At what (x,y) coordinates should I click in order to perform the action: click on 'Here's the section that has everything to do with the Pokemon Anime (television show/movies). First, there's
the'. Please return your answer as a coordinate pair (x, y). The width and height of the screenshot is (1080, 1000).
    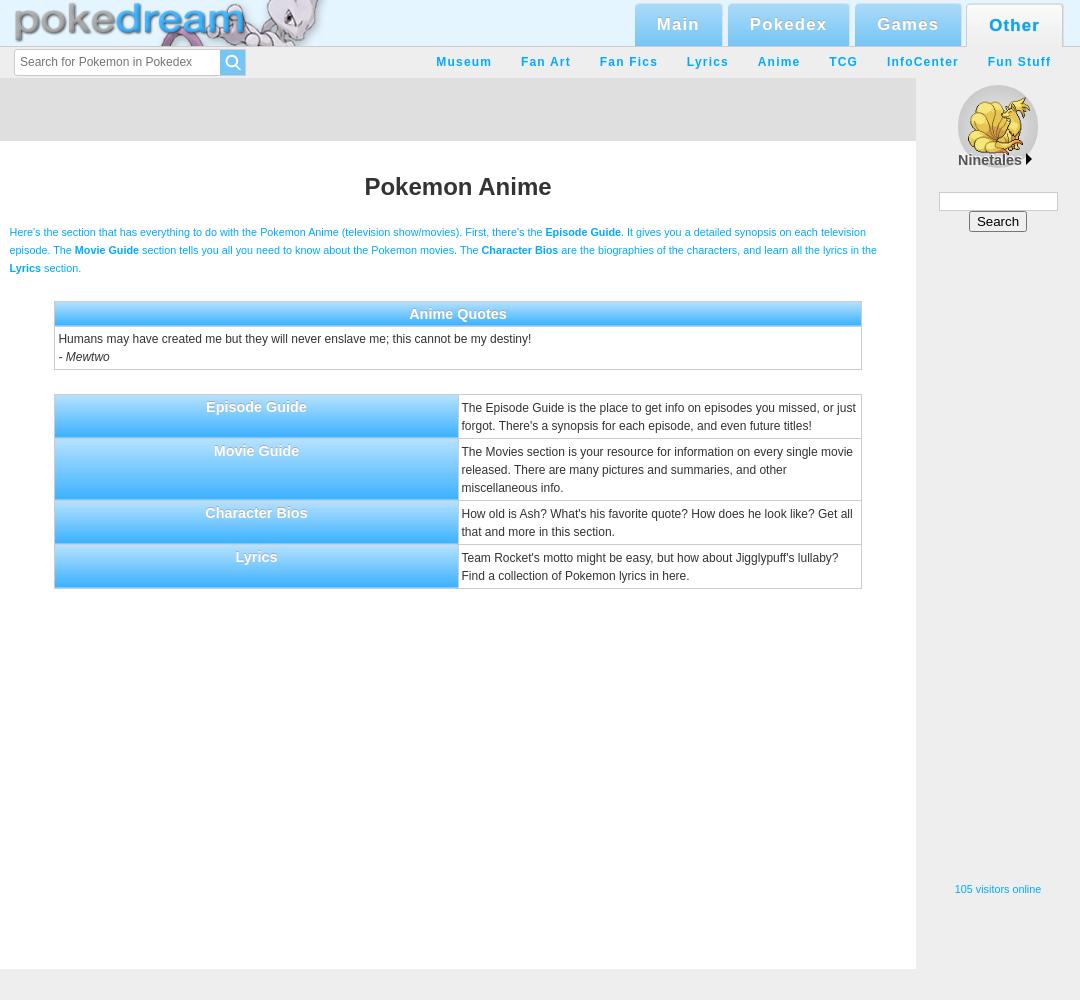
    Looking at the image, I should click on (277, 230).